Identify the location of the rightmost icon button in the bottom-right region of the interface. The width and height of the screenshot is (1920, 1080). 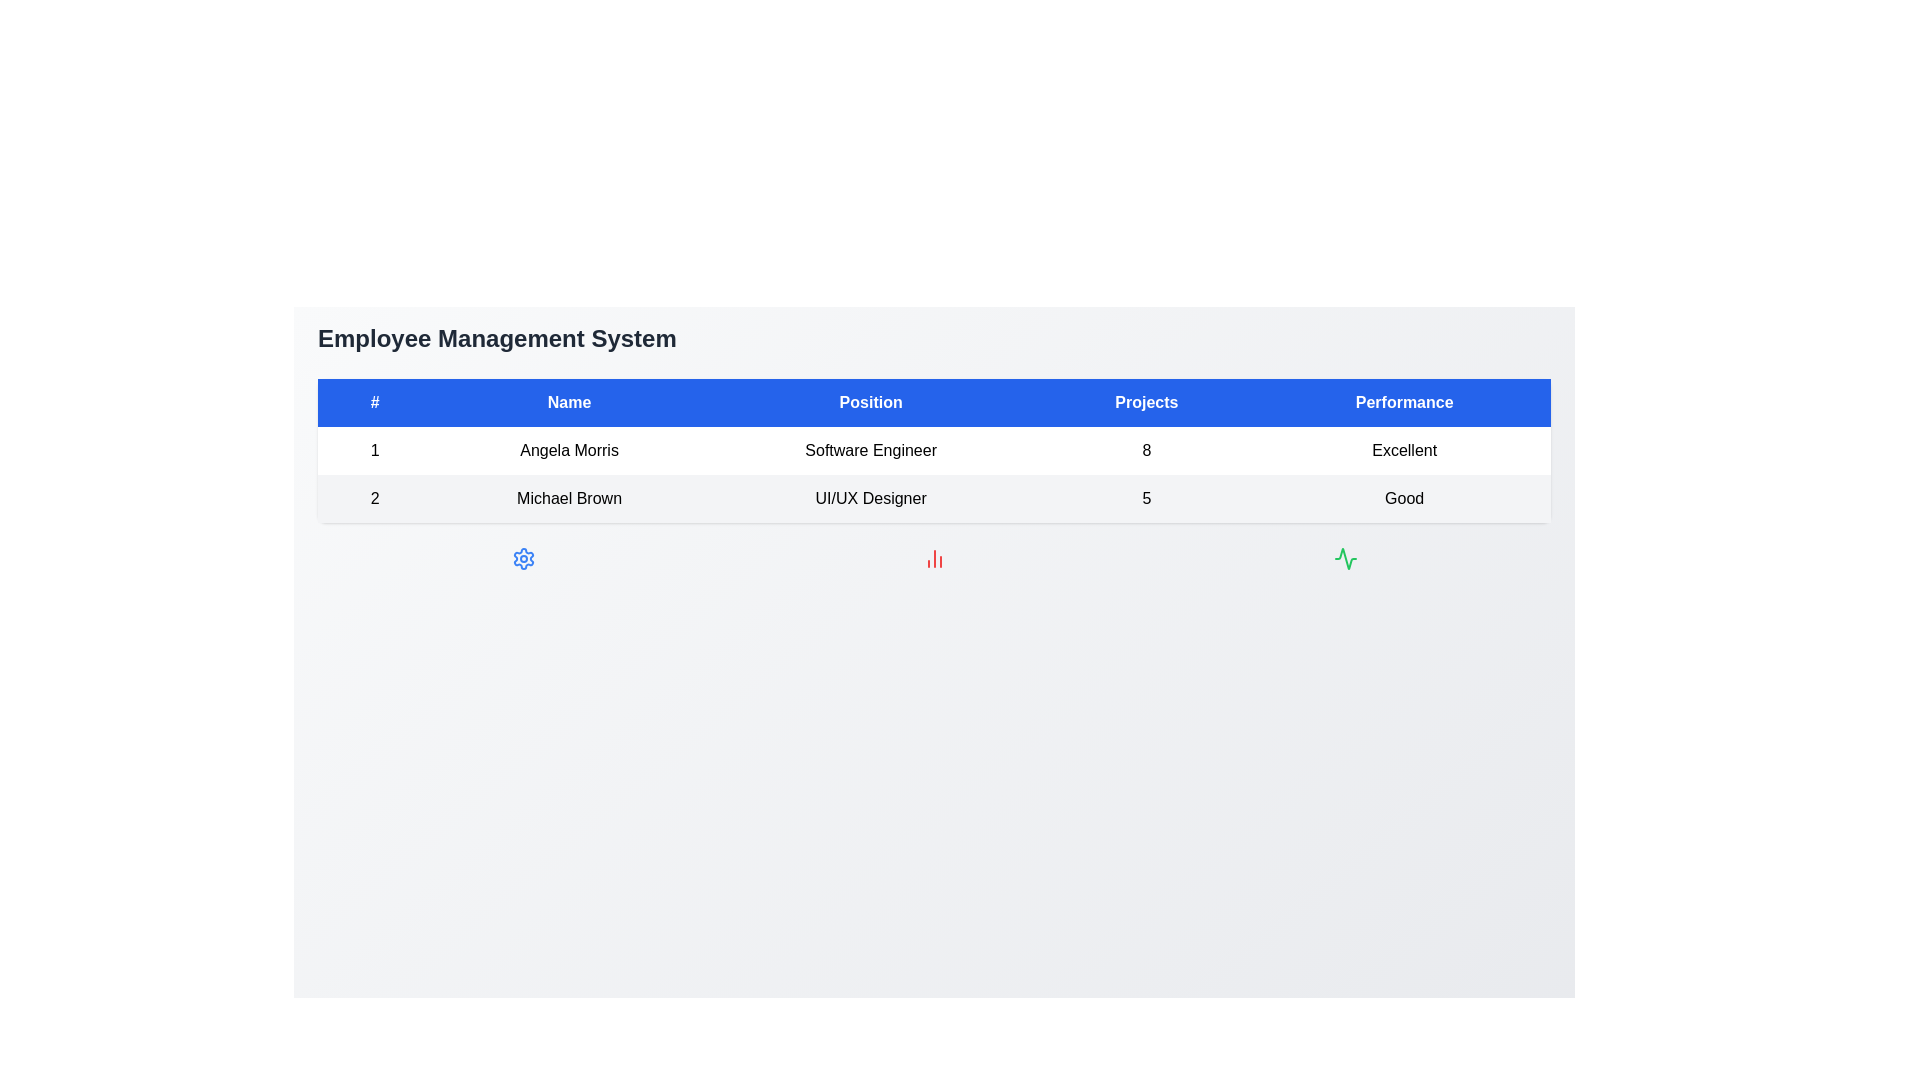
(1345, 559).